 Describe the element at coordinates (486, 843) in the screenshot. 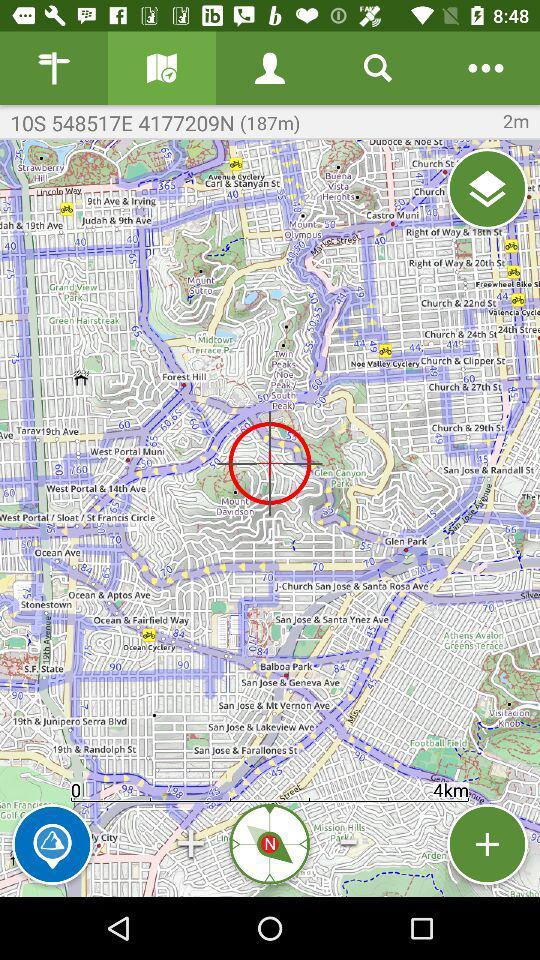

I see `pin location to map` at that location.